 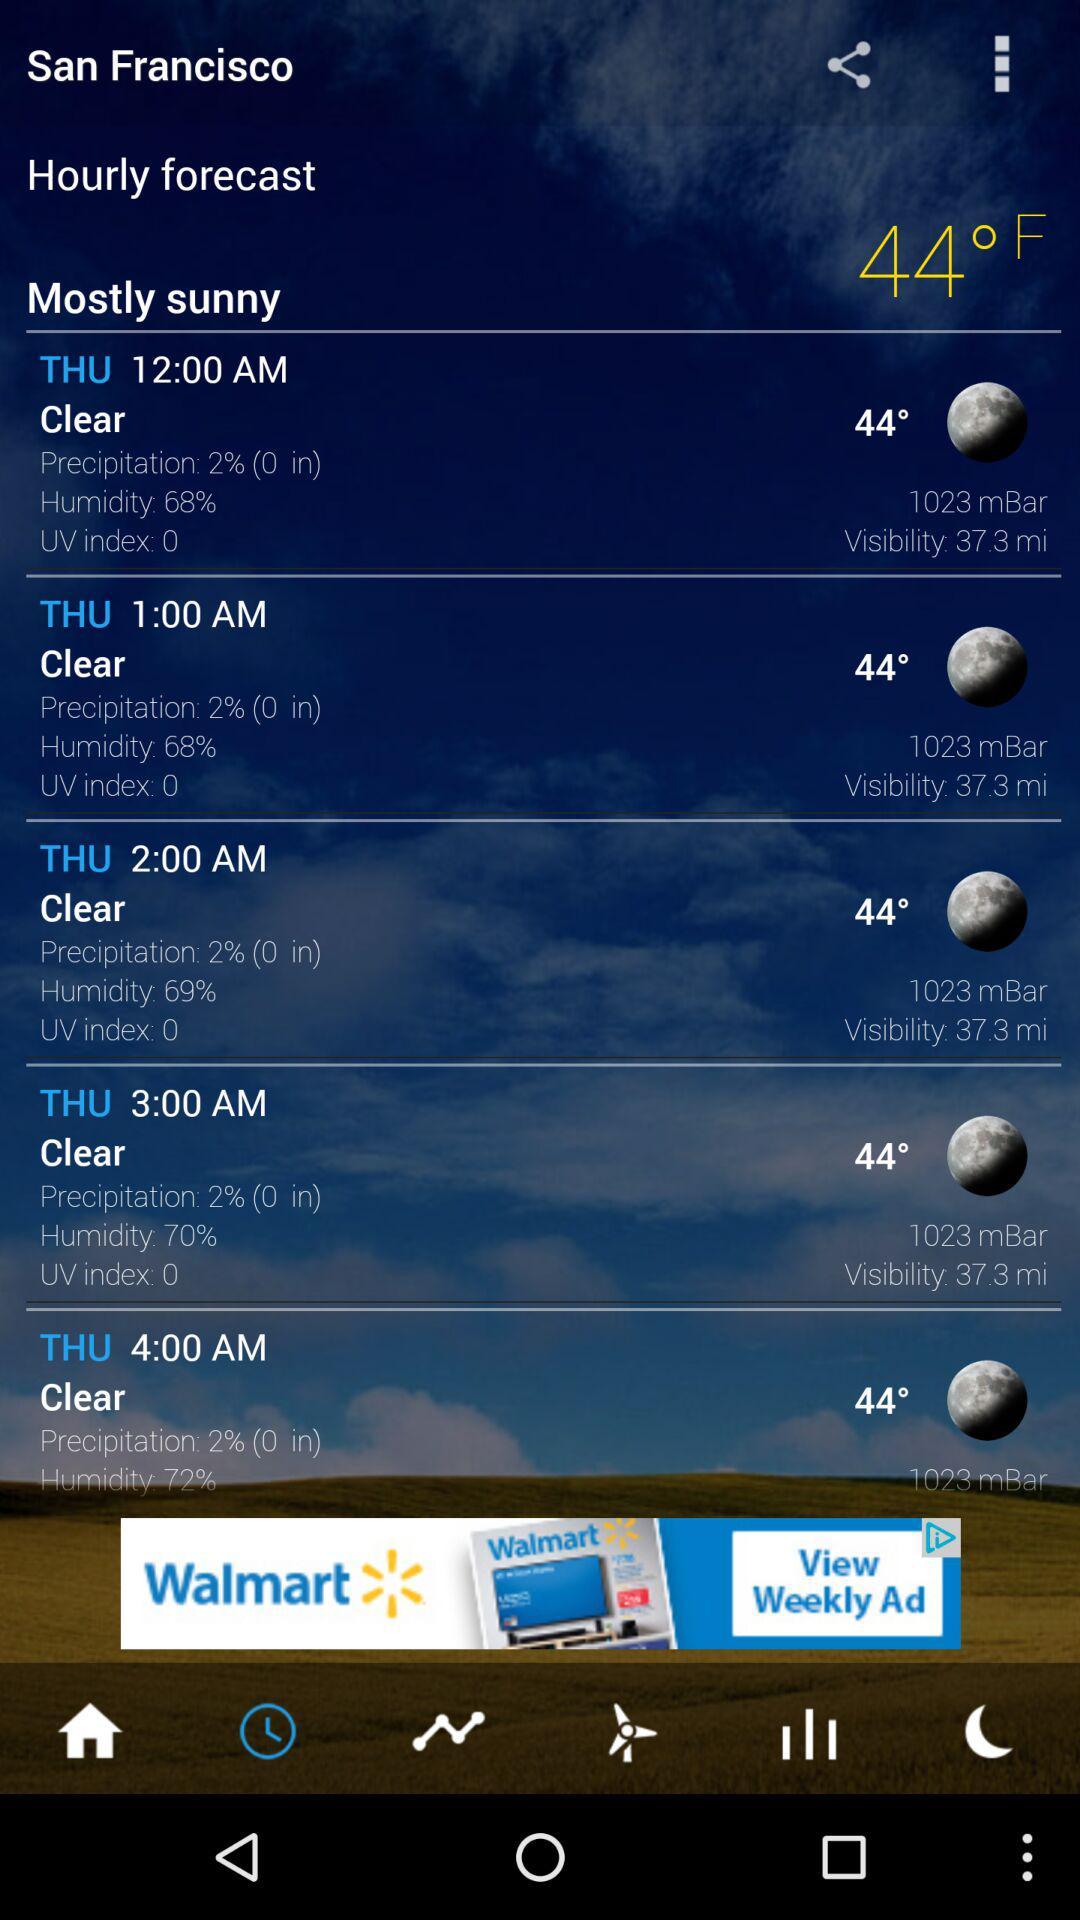 I want to click on san francisco, so click(x=358, y=63).